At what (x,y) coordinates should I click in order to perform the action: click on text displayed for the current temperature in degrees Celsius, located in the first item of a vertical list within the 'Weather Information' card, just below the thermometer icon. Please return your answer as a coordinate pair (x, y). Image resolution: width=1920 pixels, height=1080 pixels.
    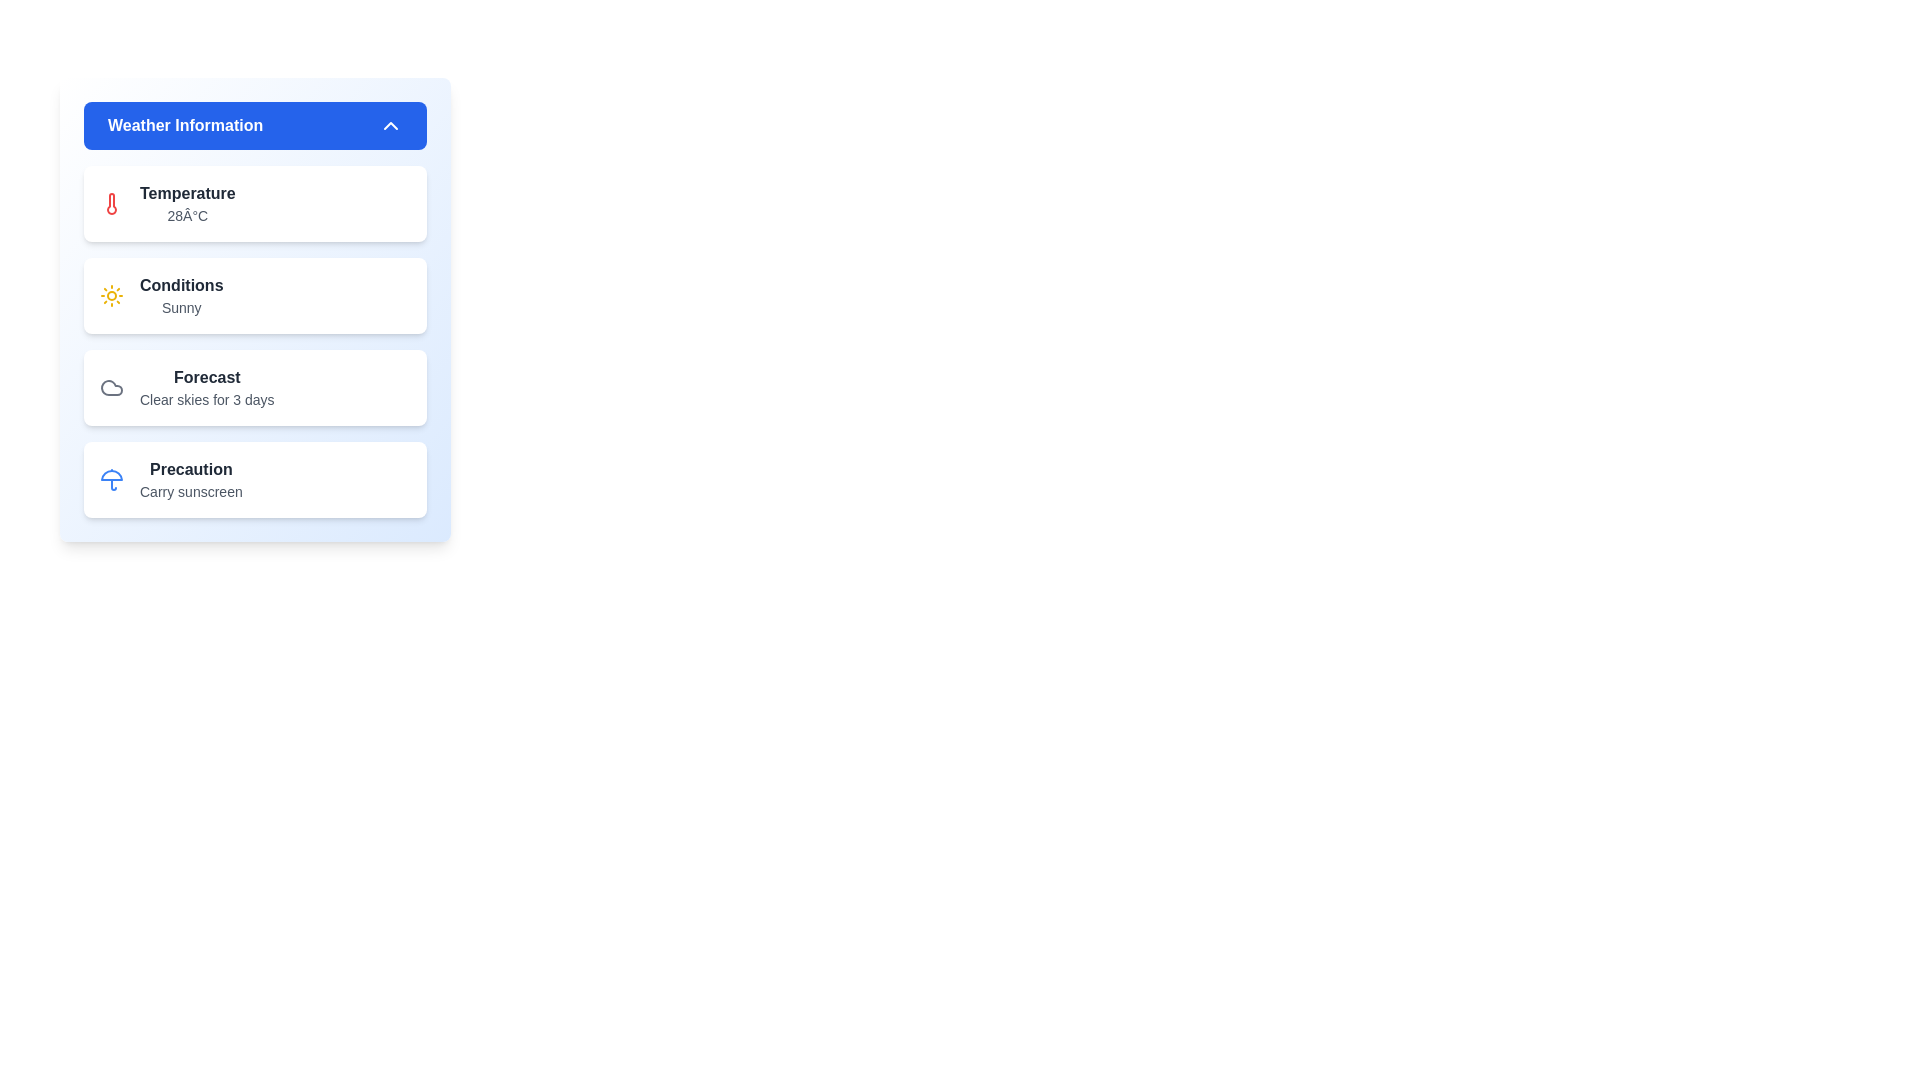
    Looking at the image, I should click on (187, 204).